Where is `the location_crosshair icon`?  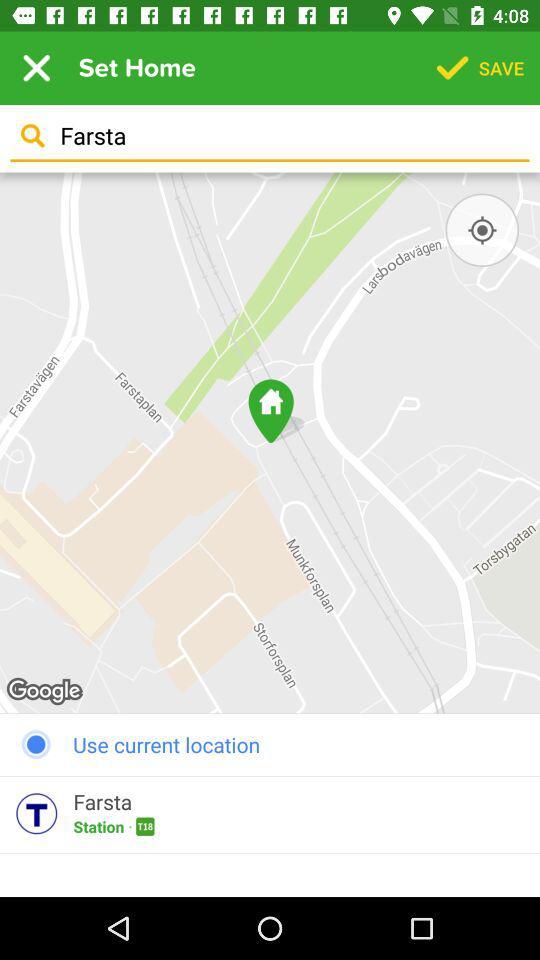
the location_crosshair icon is located at coordinates (481, 230).